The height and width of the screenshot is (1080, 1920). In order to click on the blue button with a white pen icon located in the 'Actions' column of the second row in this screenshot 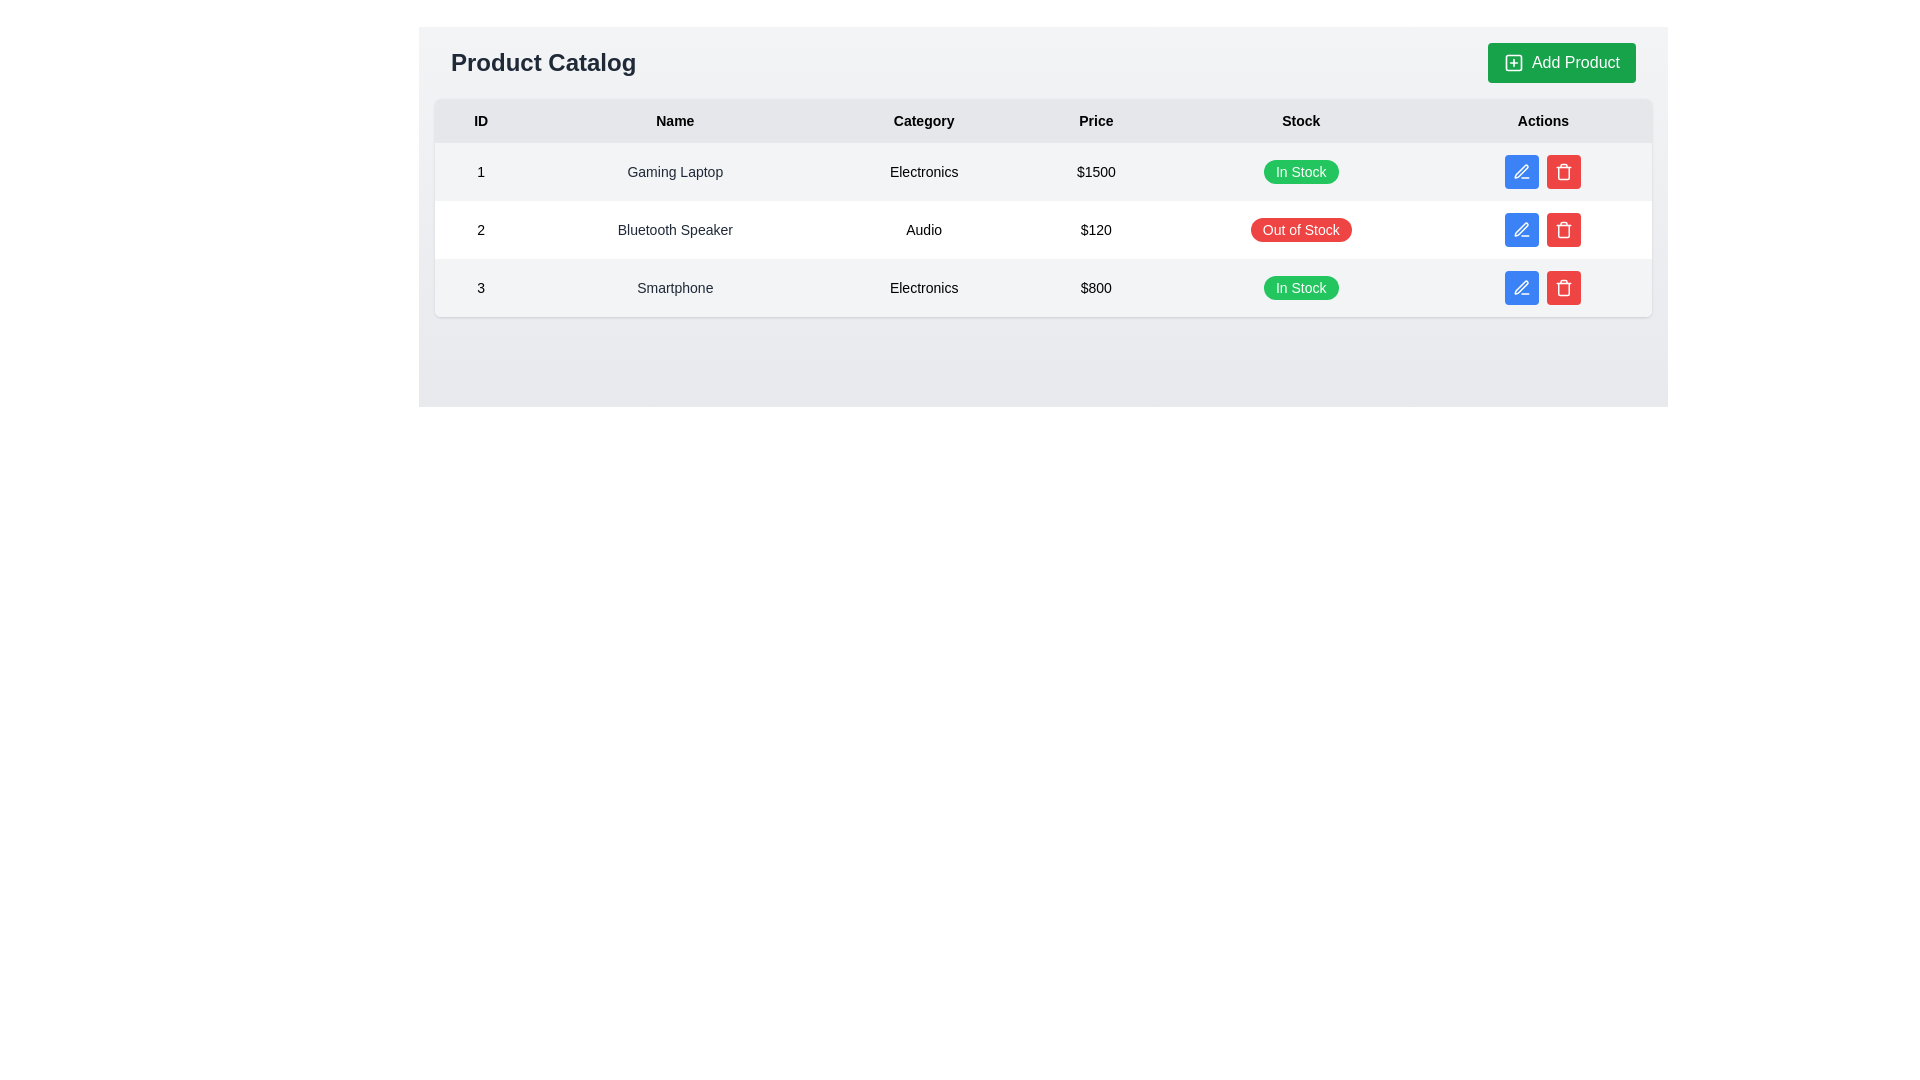, I will do `click(1521, 229)`.